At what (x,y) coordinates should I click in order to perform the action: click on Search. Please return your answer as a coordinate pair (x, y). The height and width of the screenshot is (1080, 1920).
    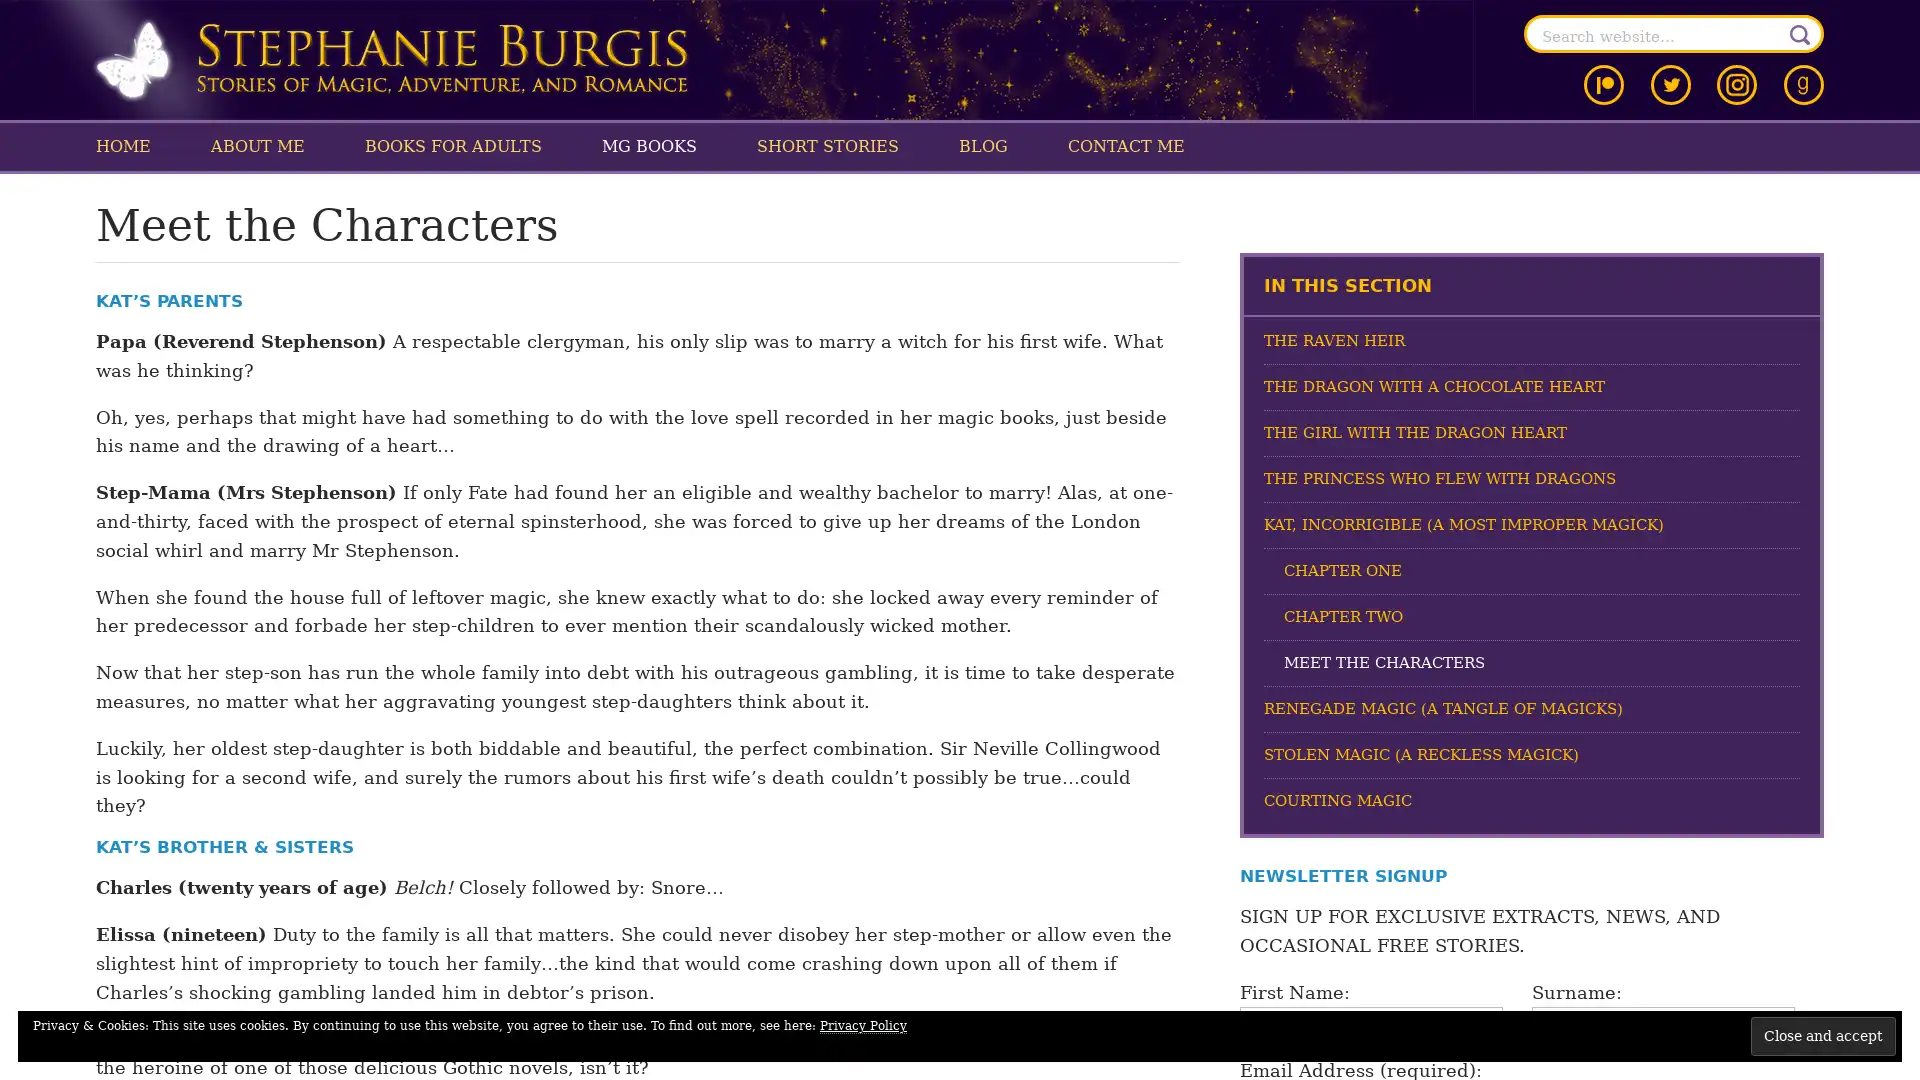
    Looking at the image, I should click on (1800, 34).